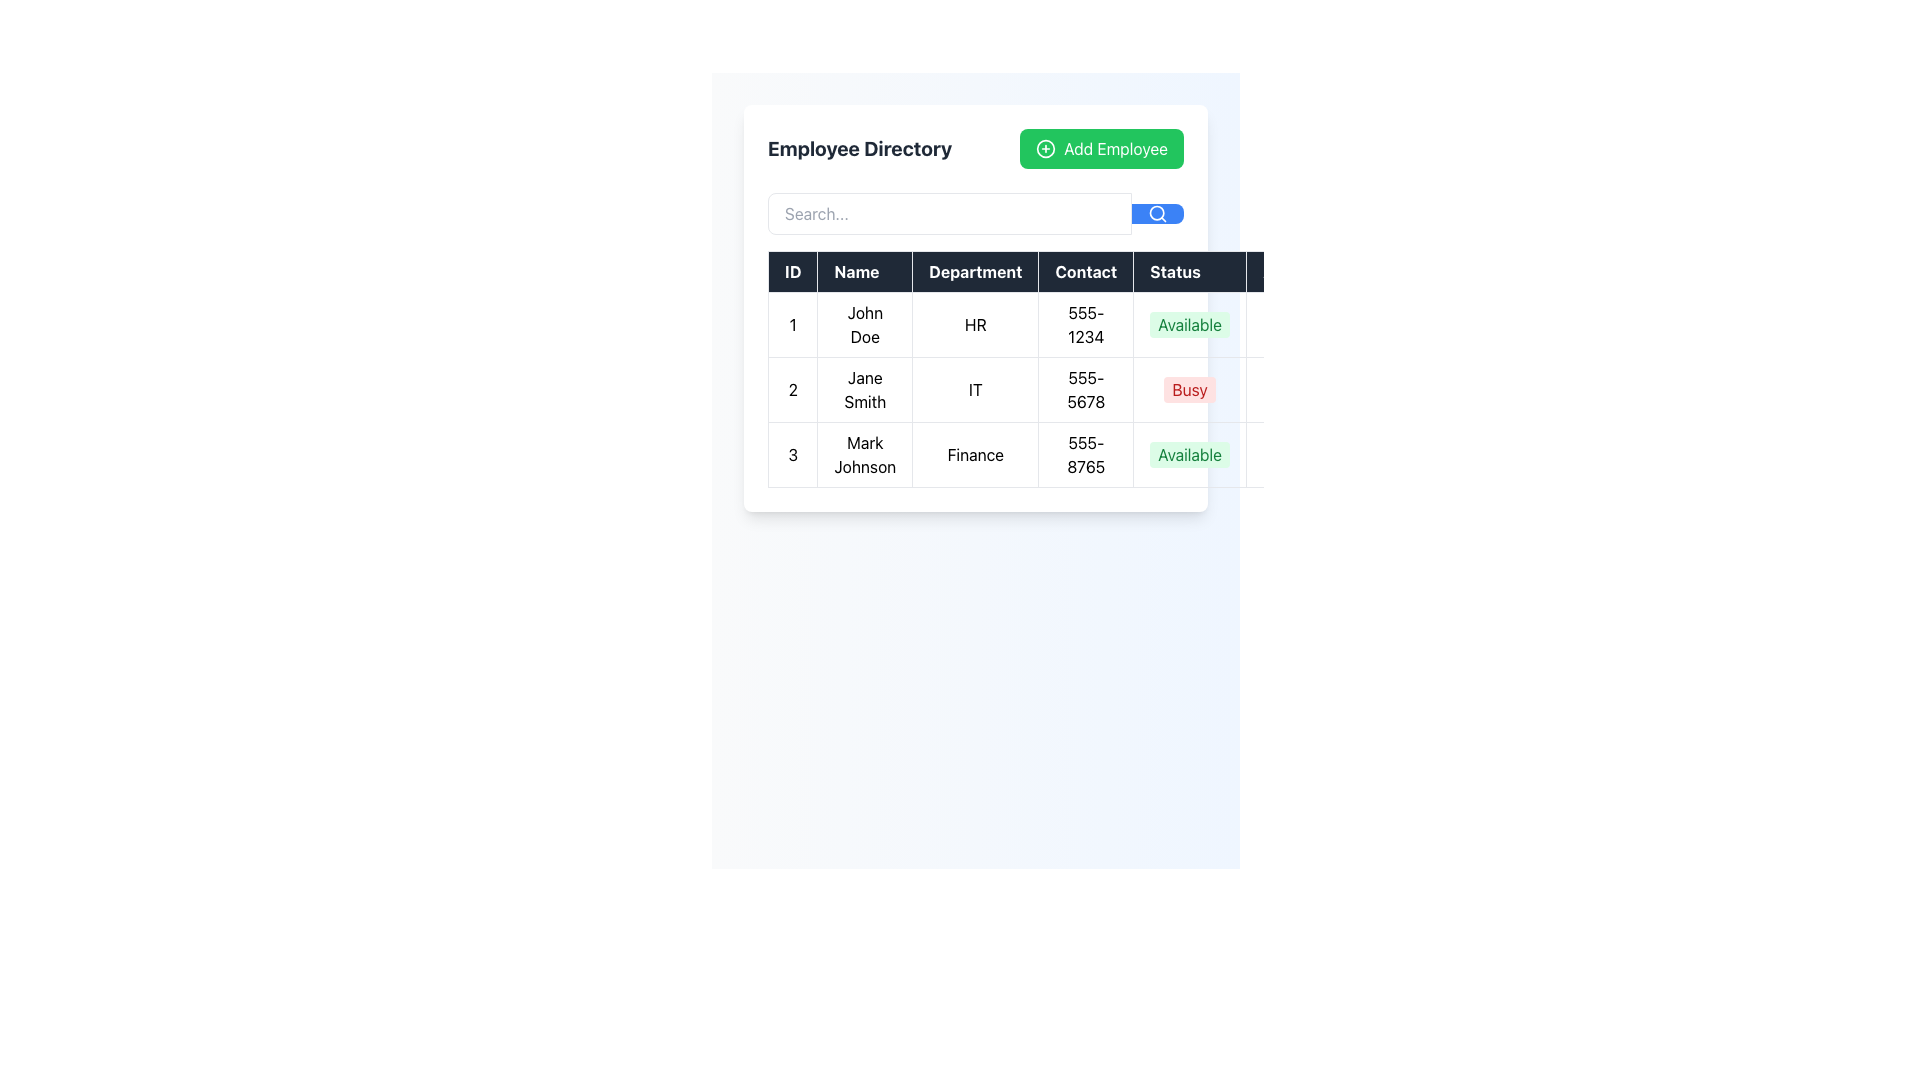 The width and height of the screenshot is (1920, 1080). I want to click on the search icon styled with a magnifying glass, which is located at the center of a blue button, so click(1157, 213).